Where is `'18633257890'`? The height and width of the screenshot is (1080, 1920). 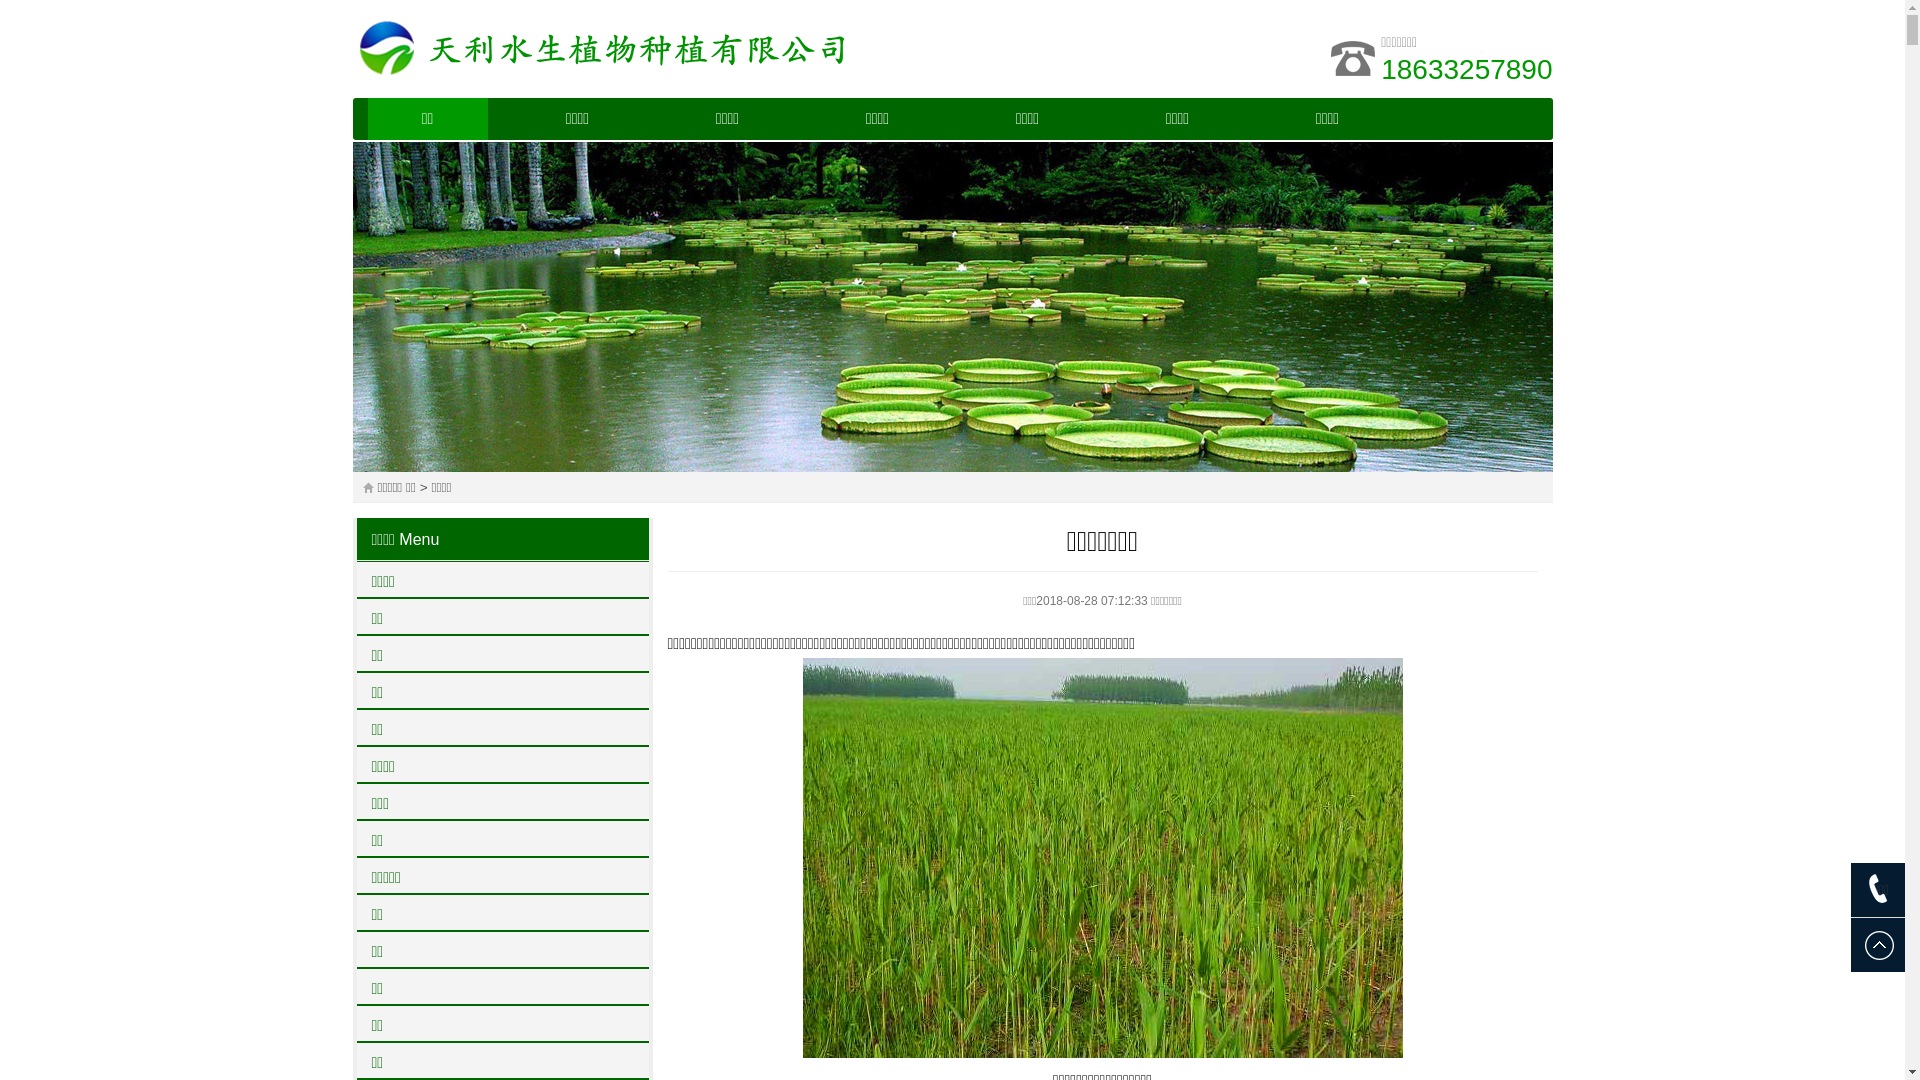
'18633257890' is located at coordinates (1380, 68).